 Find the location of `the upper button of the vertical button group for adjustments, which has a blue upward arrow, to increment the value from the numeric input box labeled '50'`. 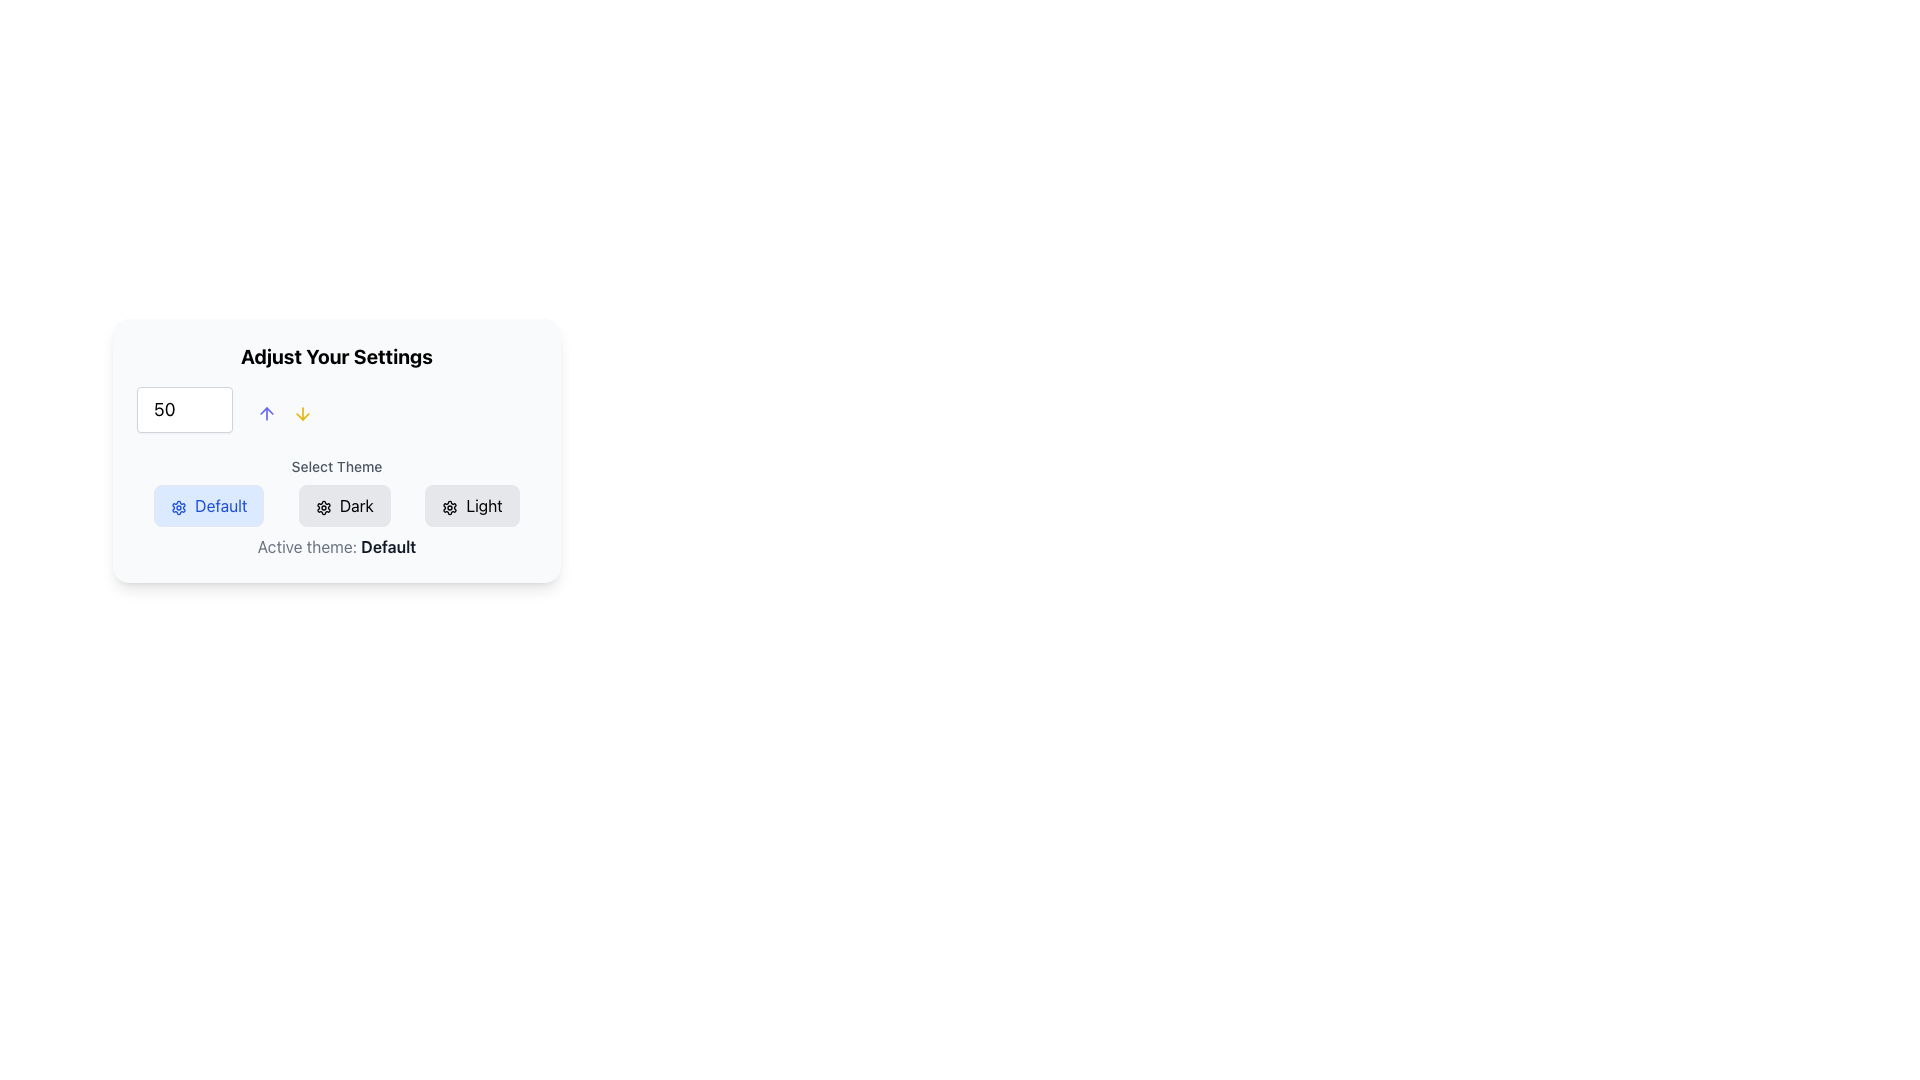

the upper button of the vertical button group for adjustments, which has a blue upward arrow, to increment the value from the numeric input box labeled '50' is located at coordinates (283, 408).